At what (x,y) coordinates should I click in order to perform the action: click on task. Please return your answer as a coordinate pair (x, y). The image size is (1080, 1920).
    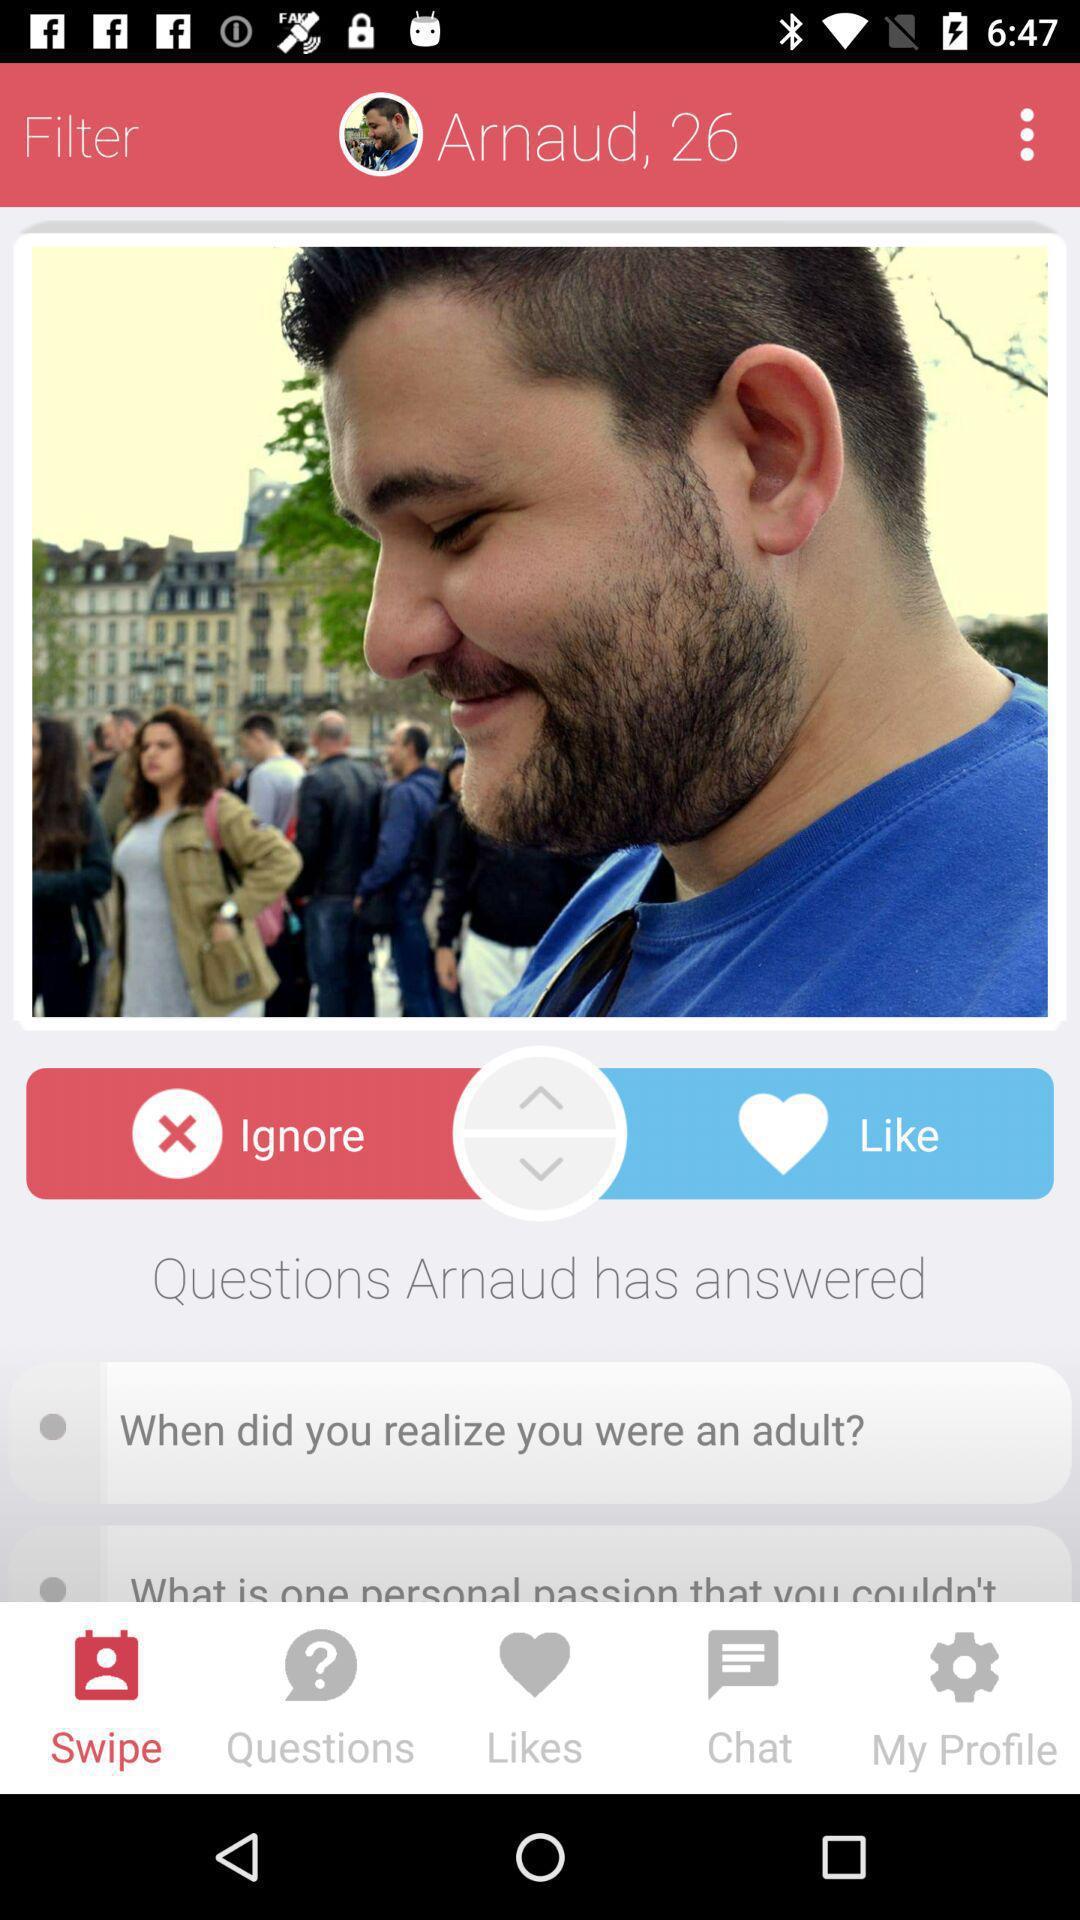
    Looking at the image, I should click on (58, 1419).